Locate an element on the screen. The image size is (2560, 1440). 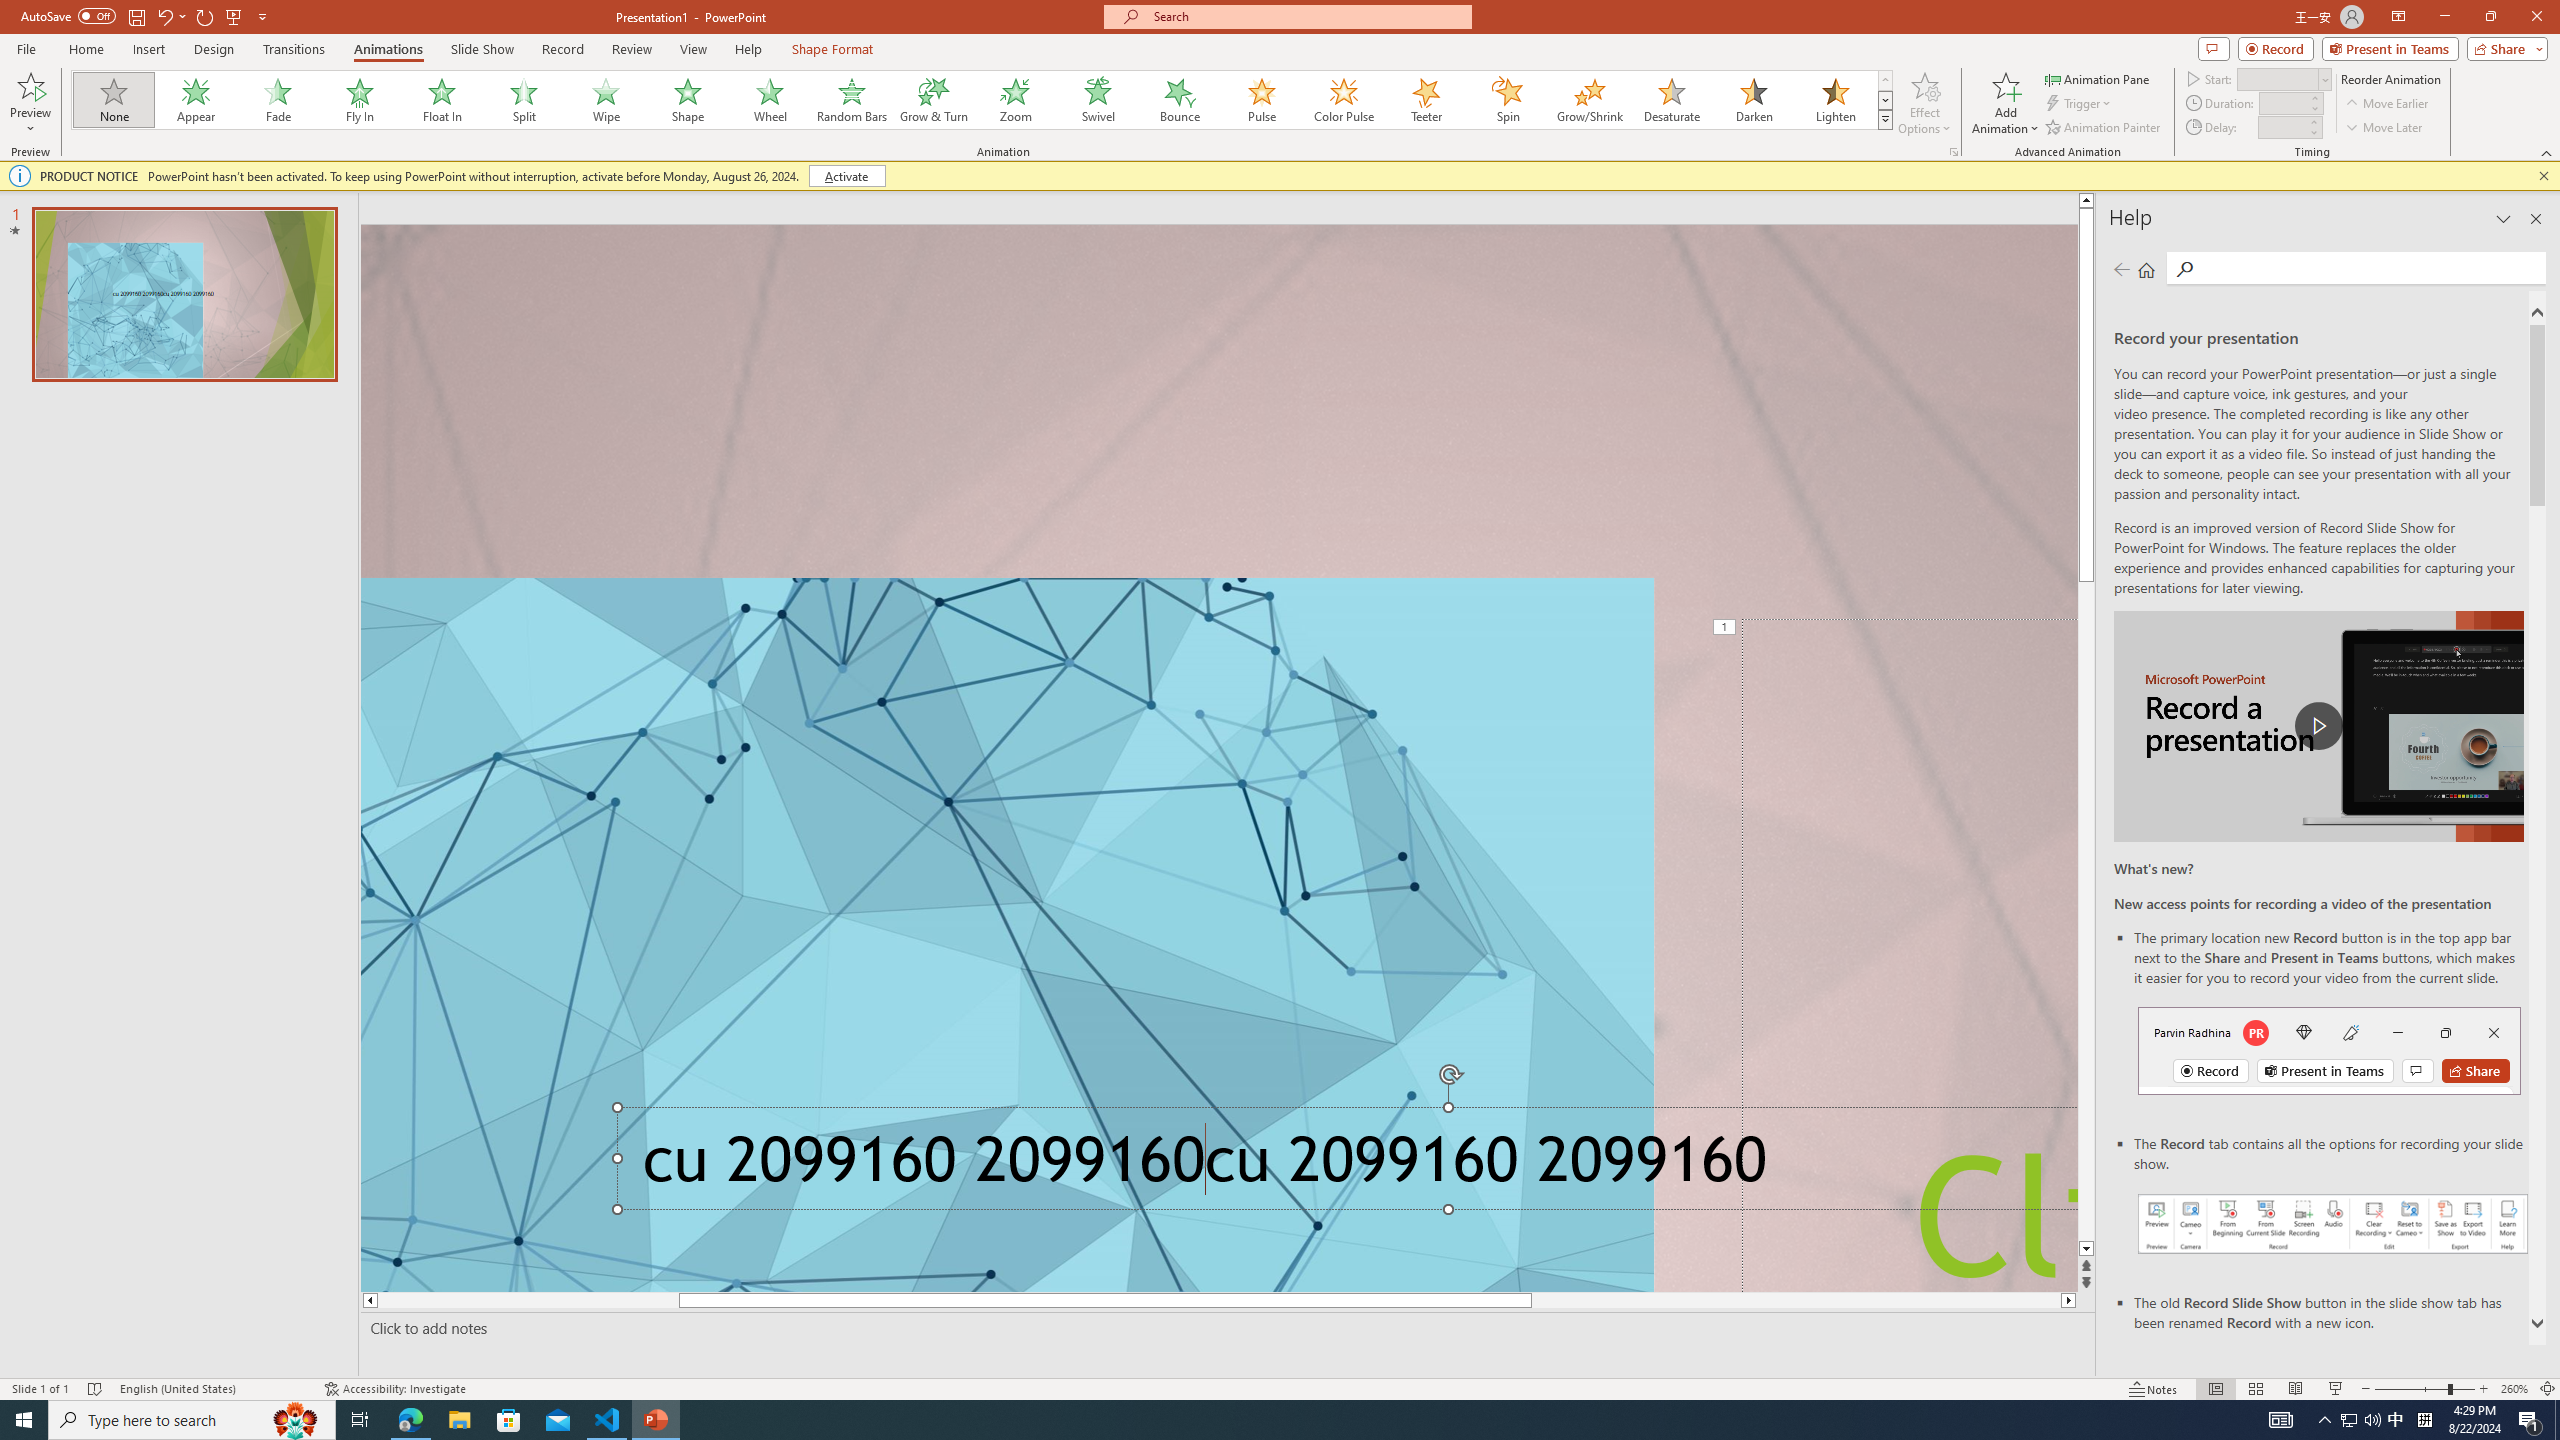
'Wipe' is located at coordinates (606, 99).